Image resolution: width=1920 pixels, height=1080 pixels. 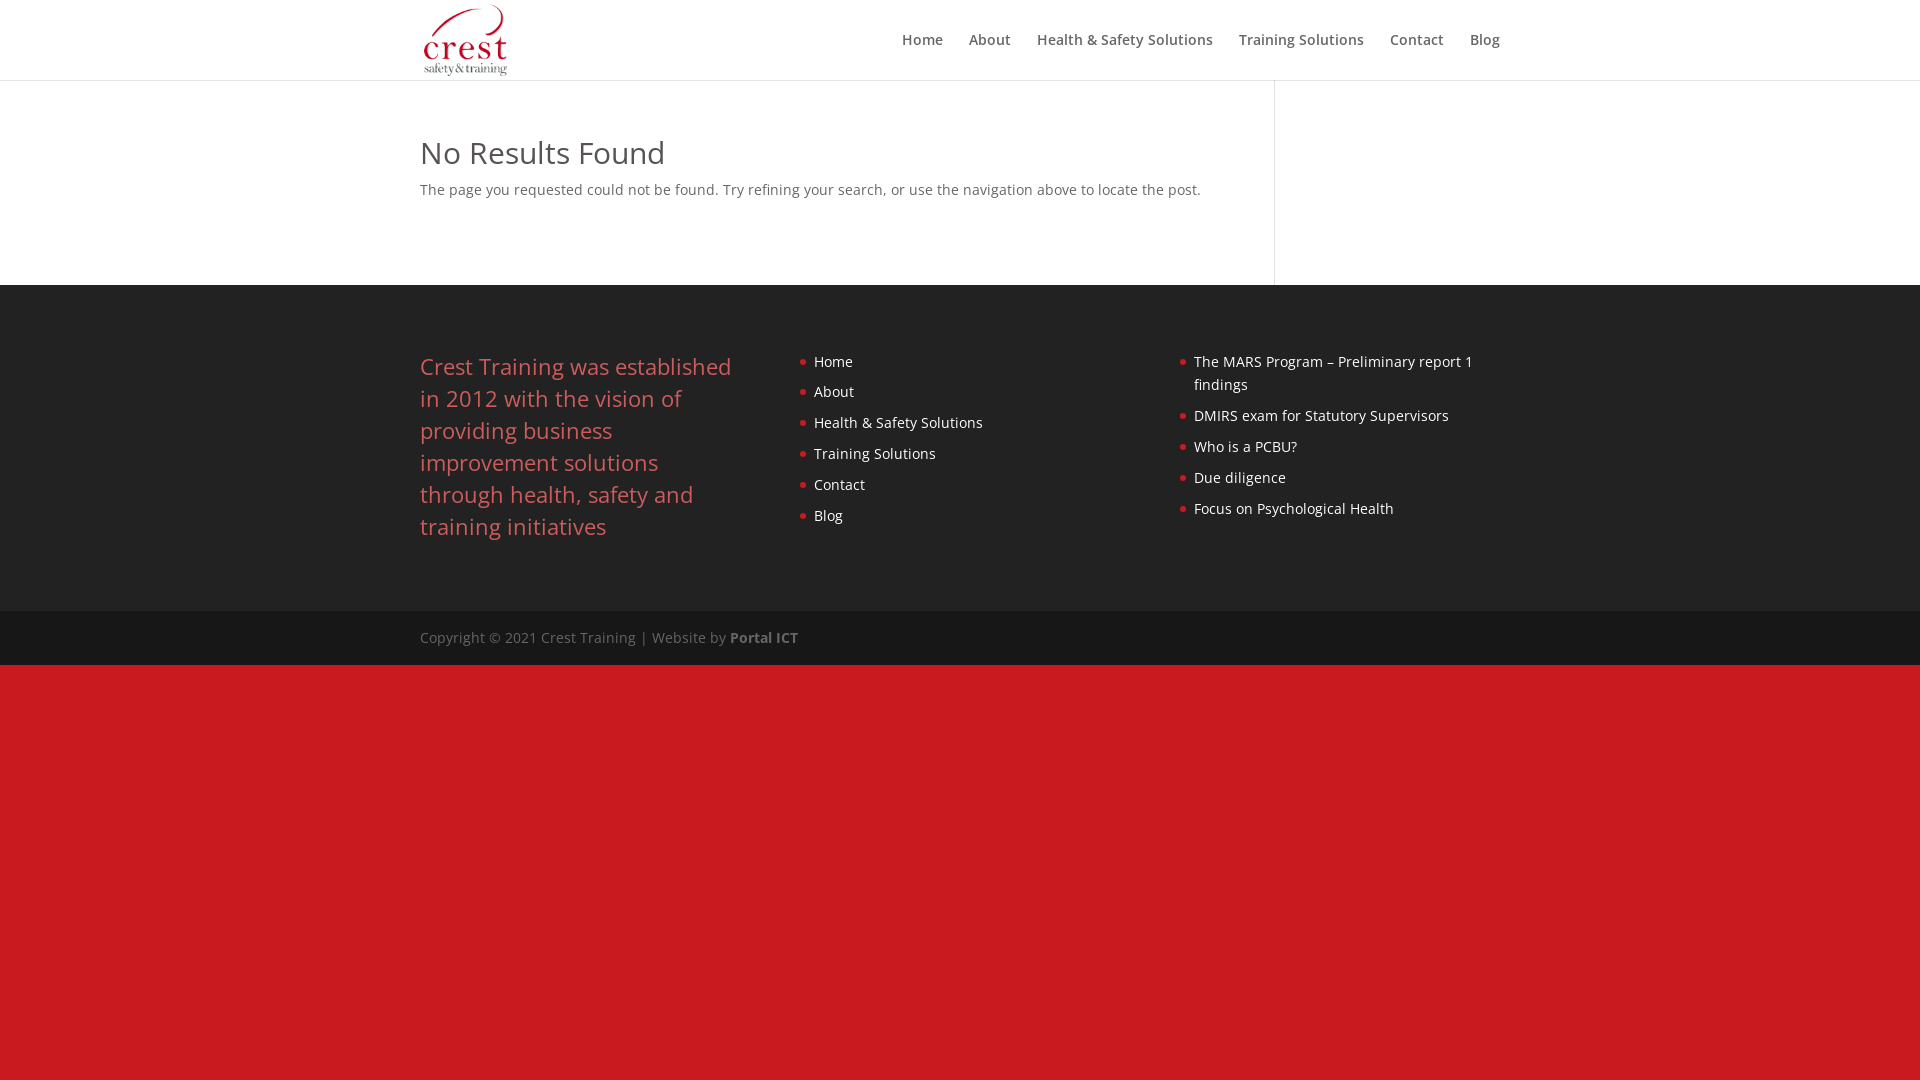 I want to click on 'About', so click(x=989, y=55).